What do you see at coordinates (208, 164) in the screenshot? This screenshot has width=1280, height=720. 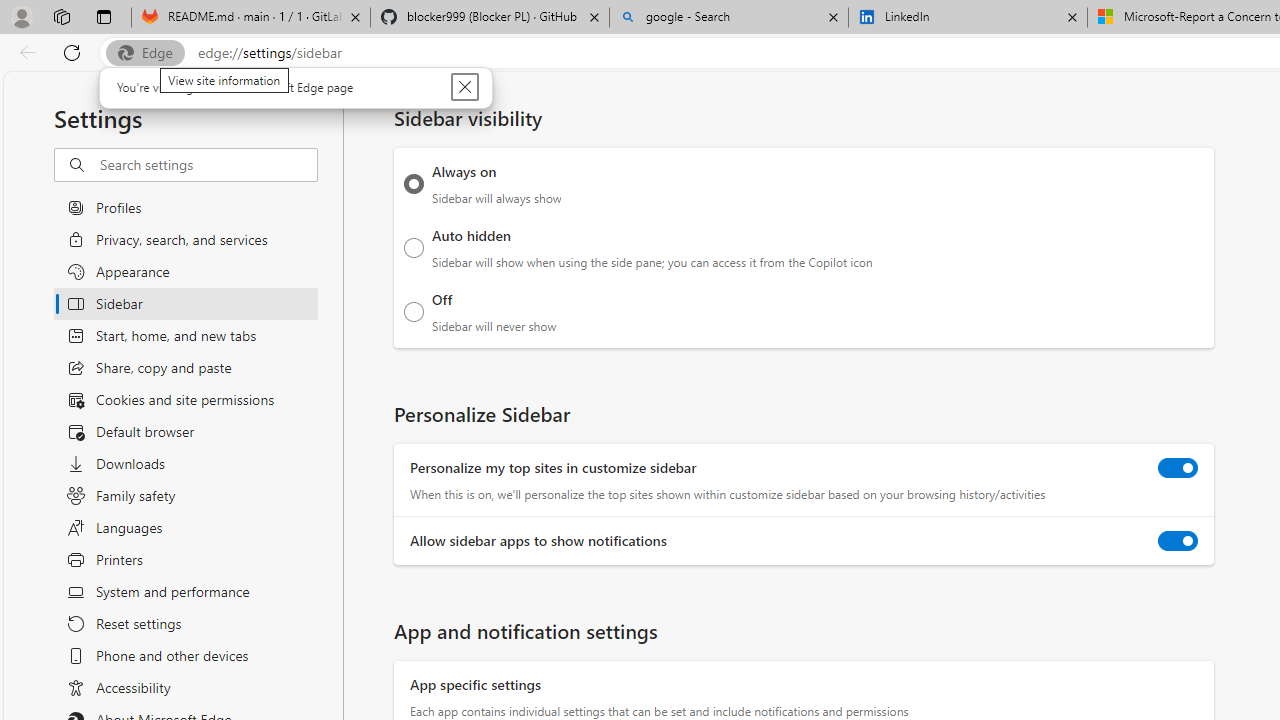 I see `'Search settings'` at bounding box center [208, 164].